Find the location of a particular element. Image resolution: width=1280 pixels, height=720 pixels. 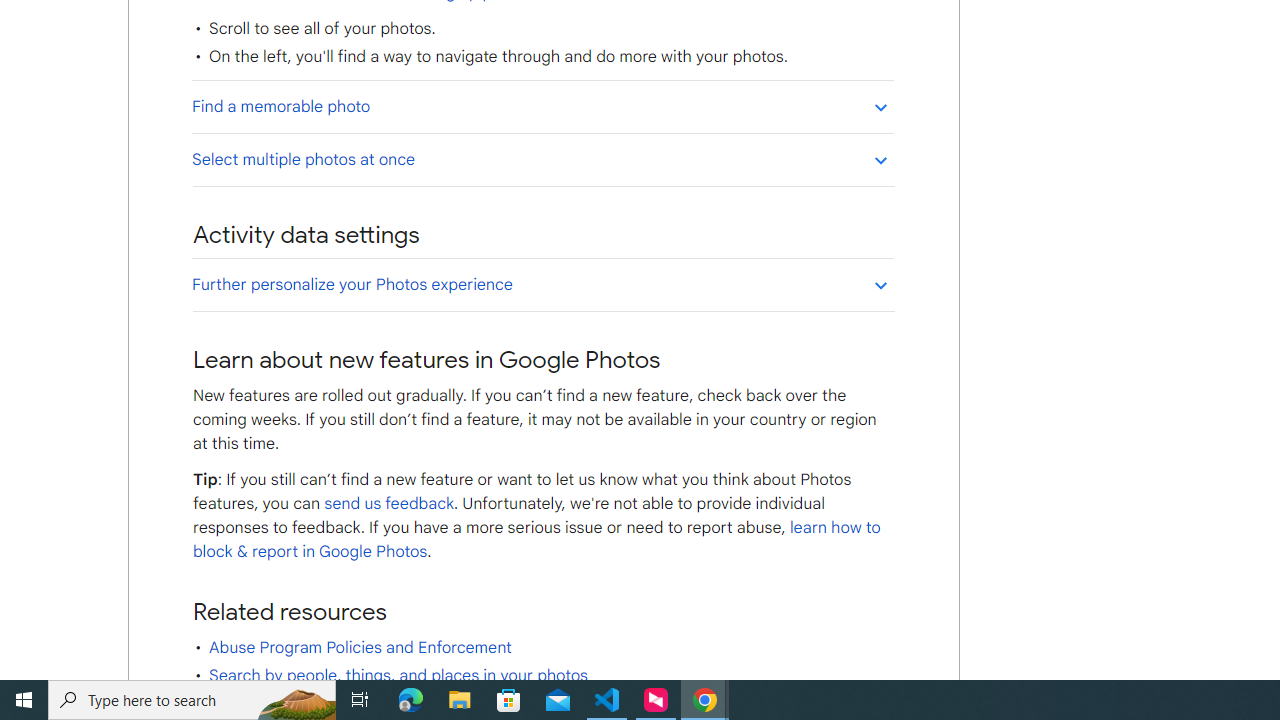

'Further personalize your Photos experience' is located at coordinates (542, 284).